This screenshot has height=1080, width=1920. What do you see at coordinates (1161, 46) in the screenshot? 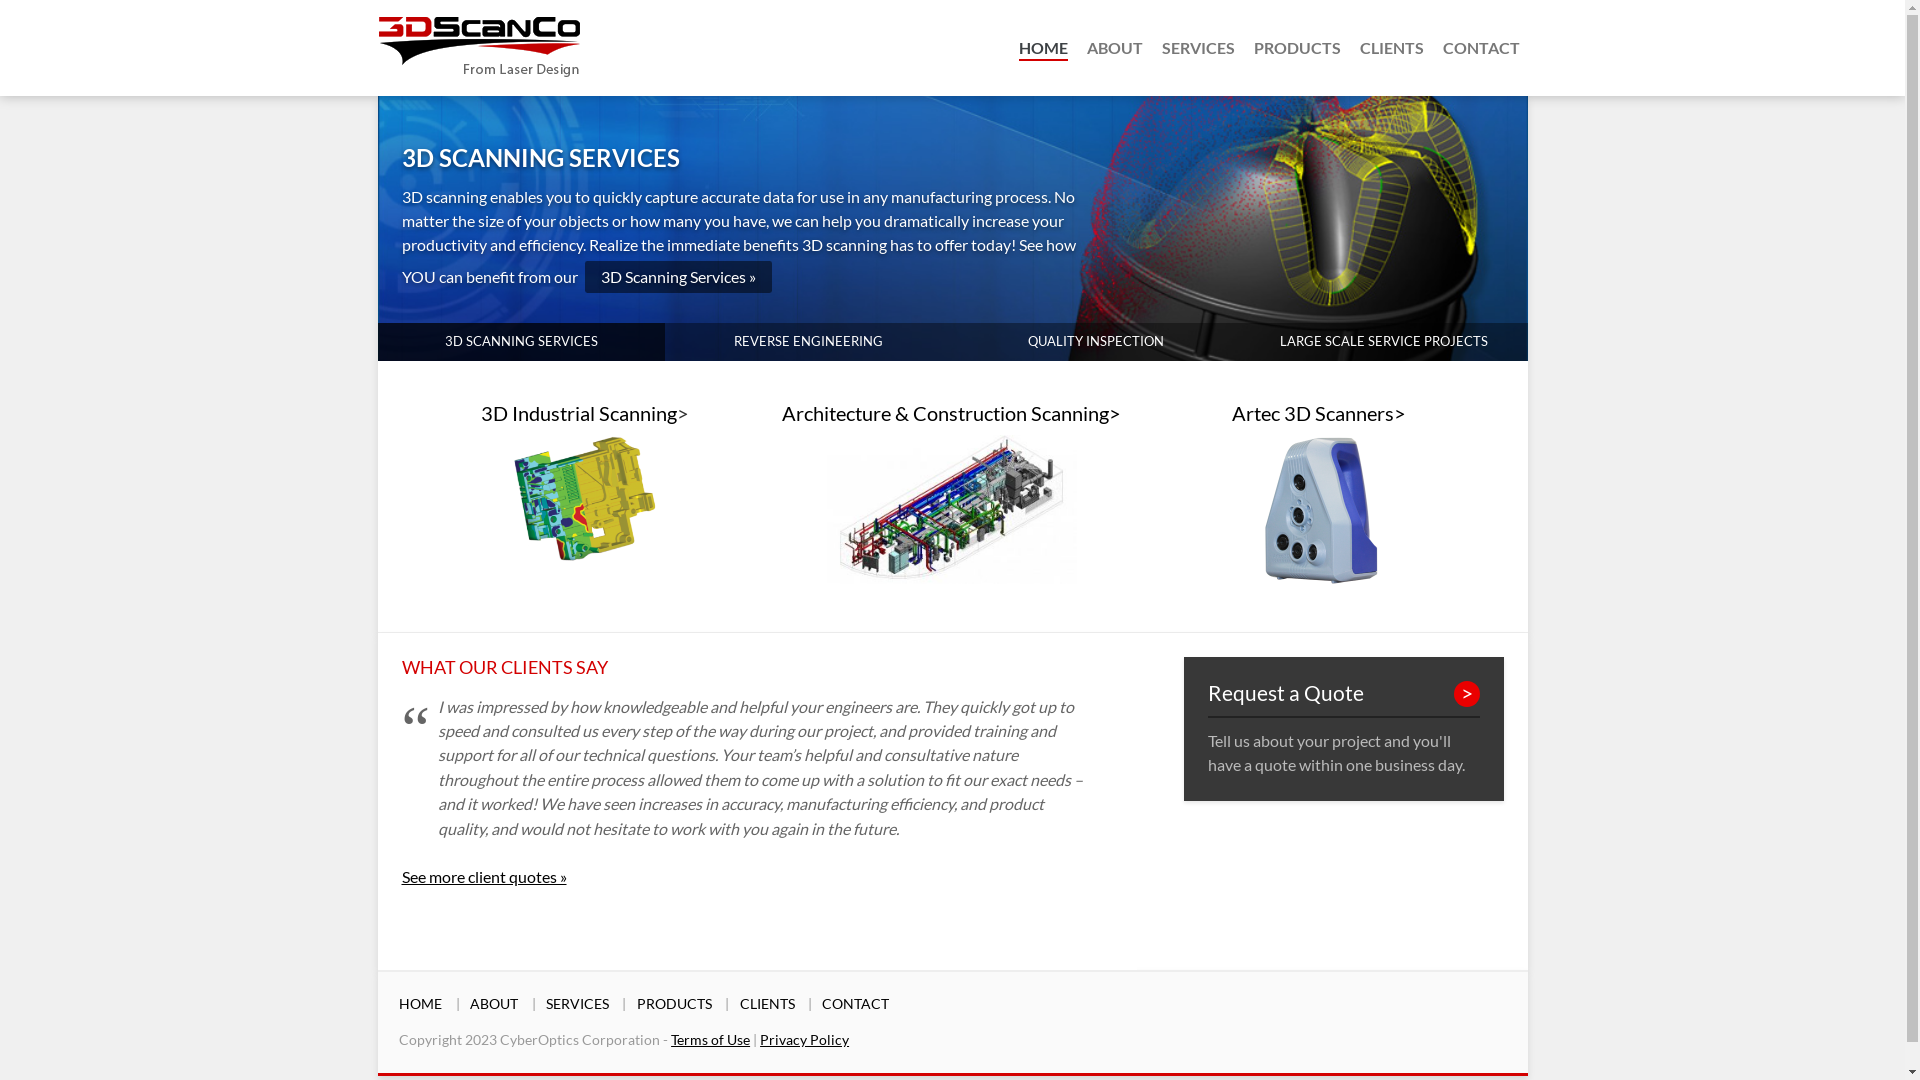
I see `'SERVICES'` at bounding box center [1161, 46].